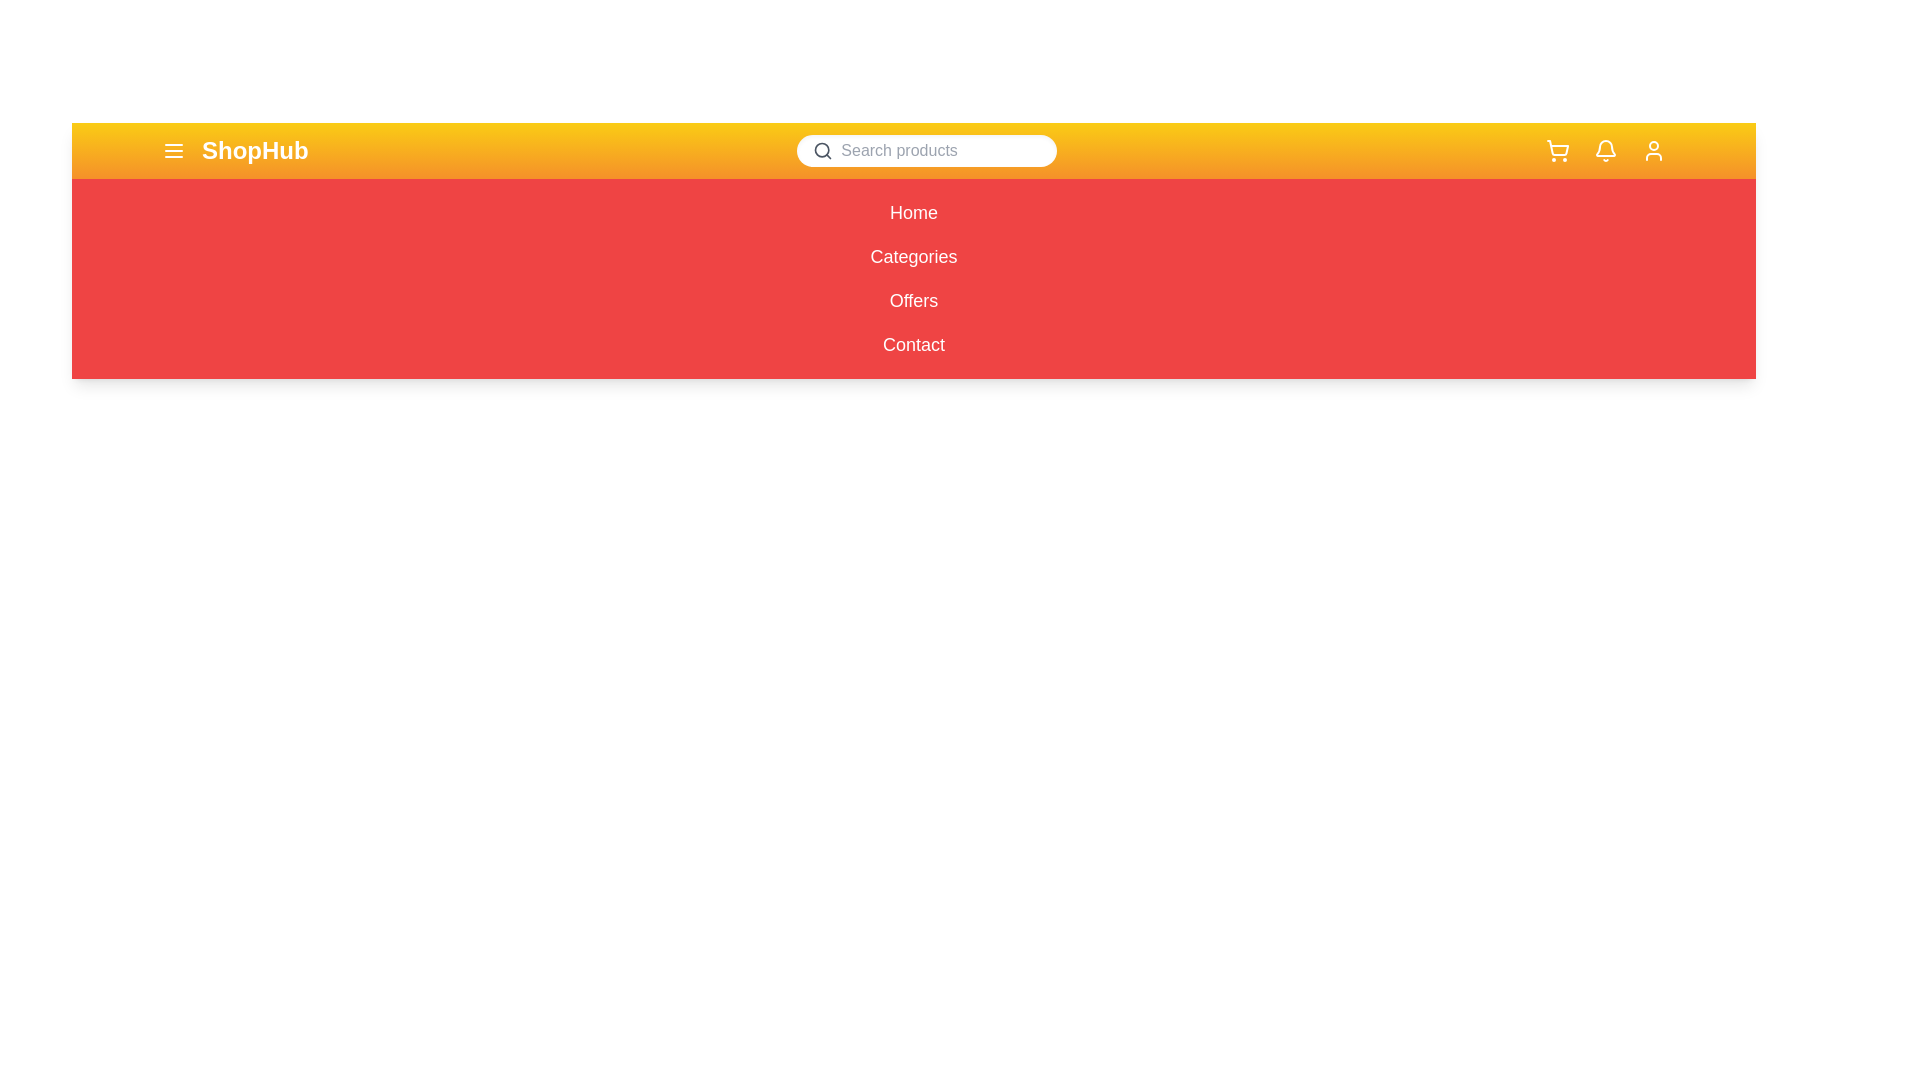 This screenshot has width=1920, height=1080. I want to click on the shopping cart icon to view the cart, so click(1556, 149).